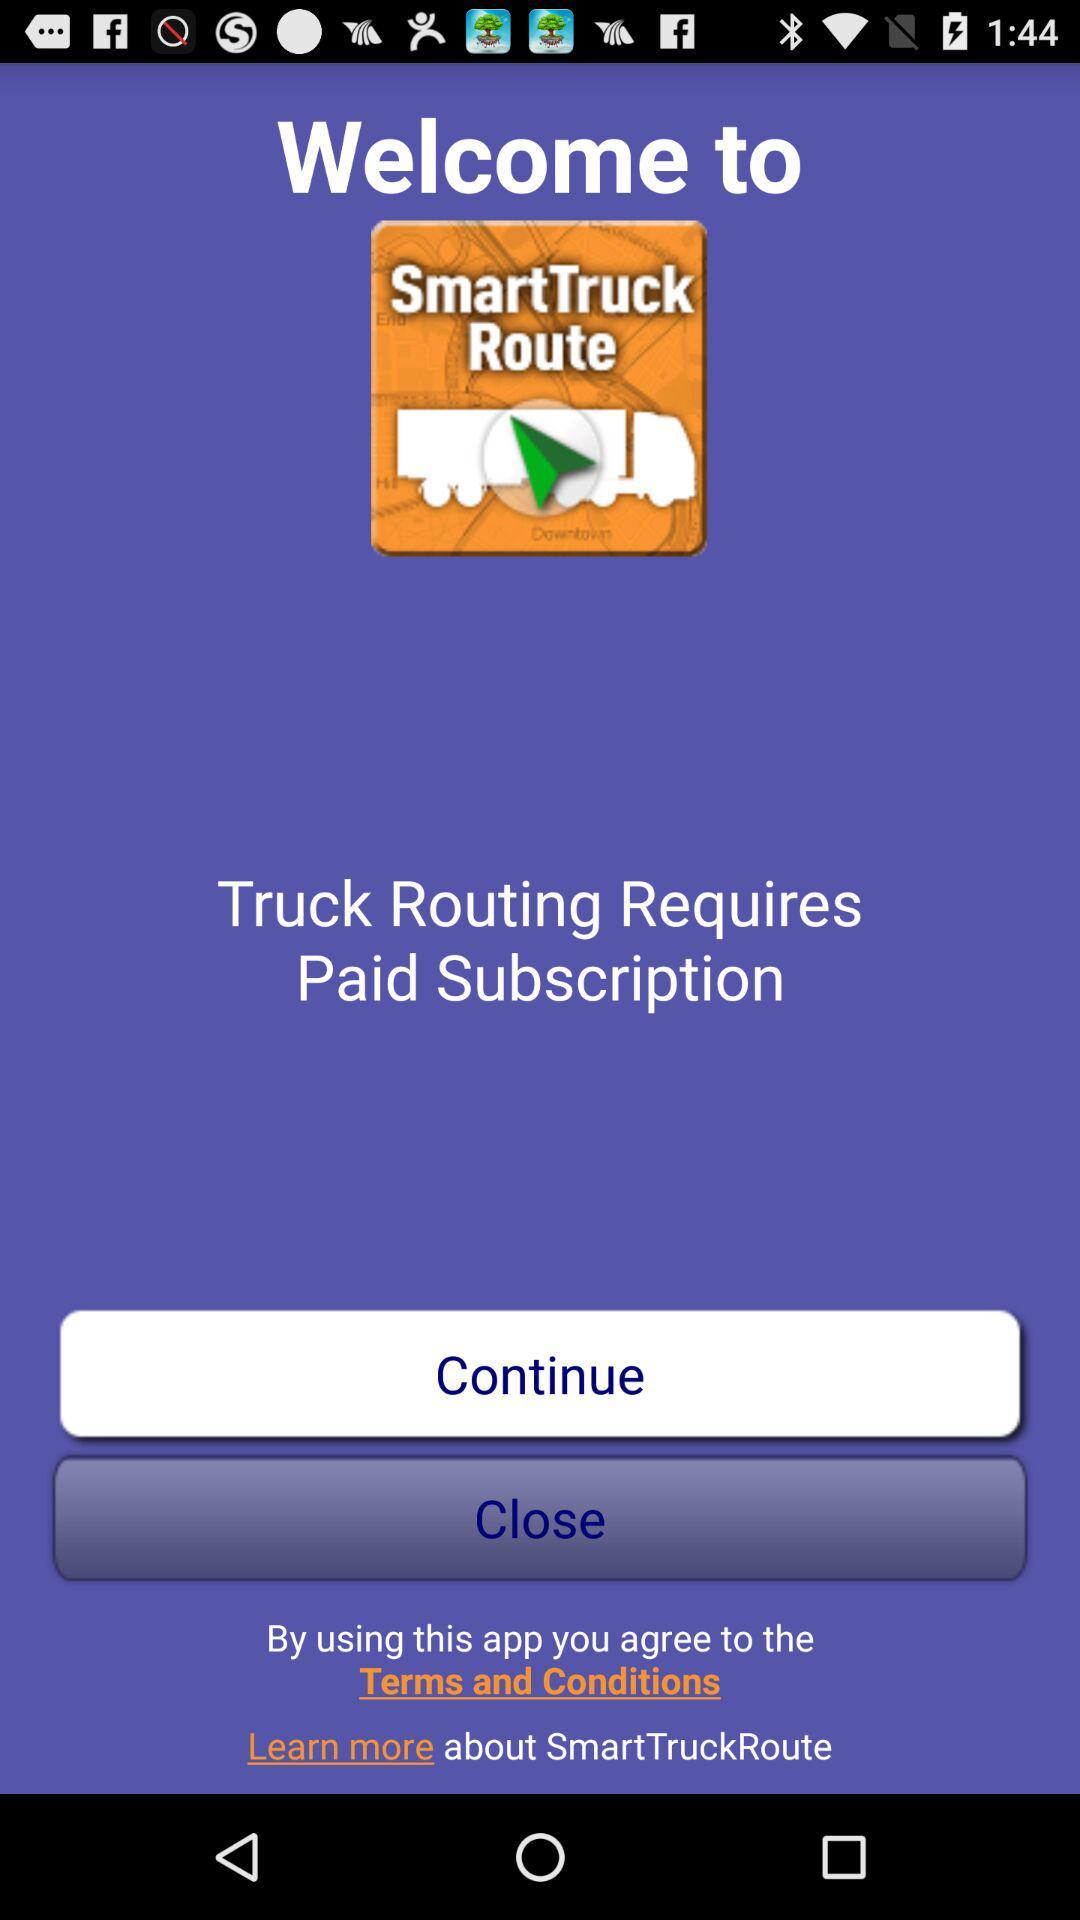  I want to click on continue button, so click(540, 1372).